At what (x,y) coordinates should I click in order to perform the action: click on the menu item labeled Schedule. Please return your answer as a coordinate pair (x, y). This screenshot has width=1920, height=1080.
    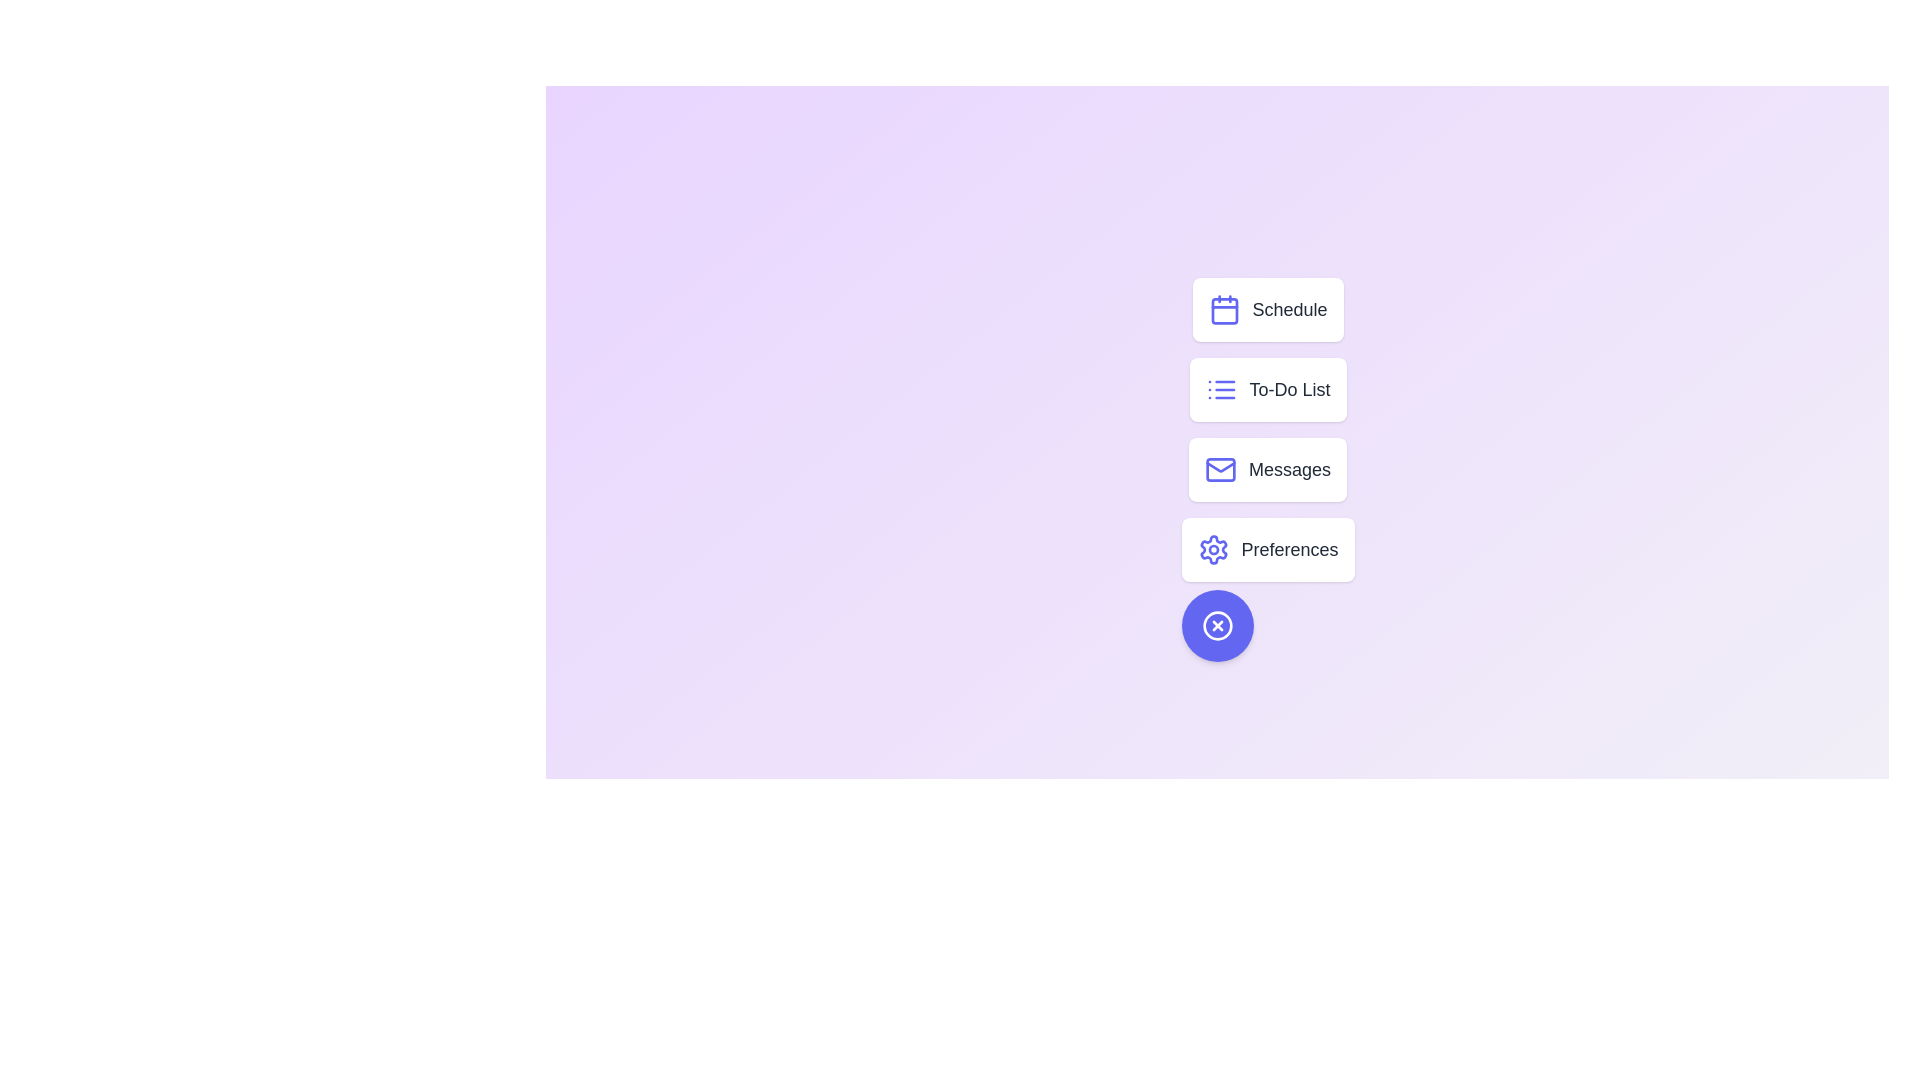
    Looking at the image, I should click on (1266, 309).